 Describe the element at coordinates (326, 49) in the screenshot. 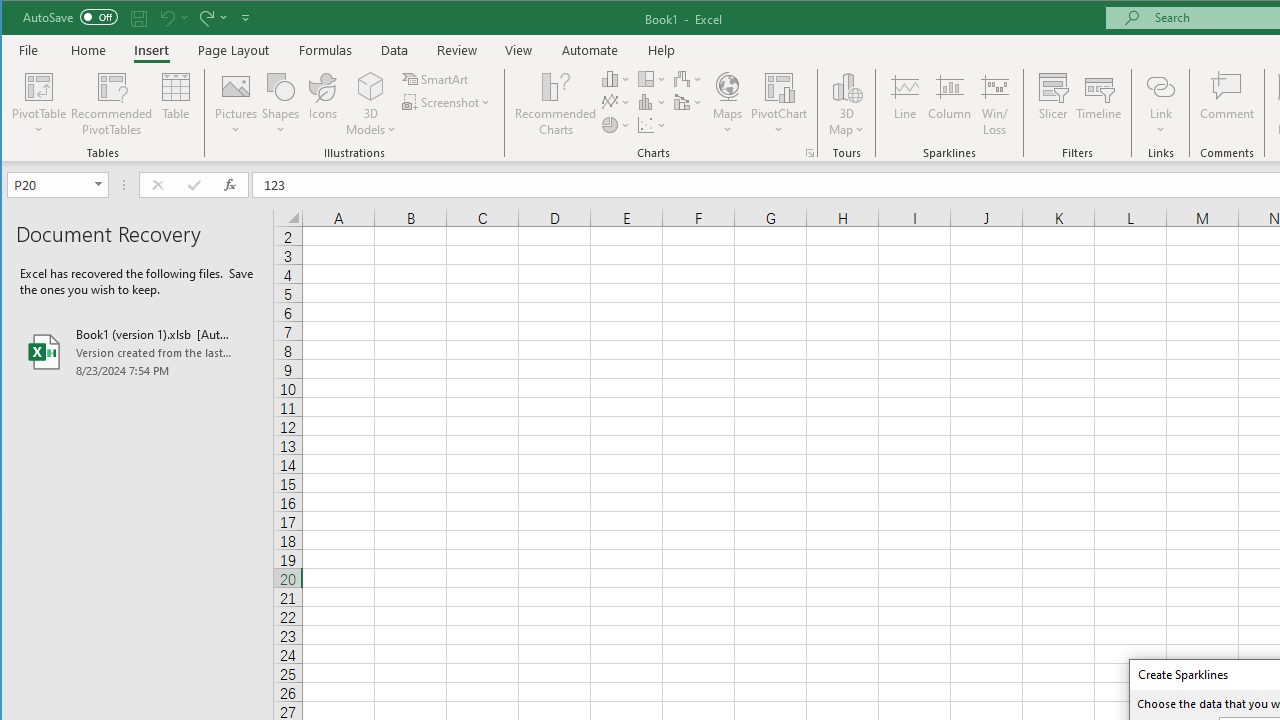

I see `'Formulas'` at that location.